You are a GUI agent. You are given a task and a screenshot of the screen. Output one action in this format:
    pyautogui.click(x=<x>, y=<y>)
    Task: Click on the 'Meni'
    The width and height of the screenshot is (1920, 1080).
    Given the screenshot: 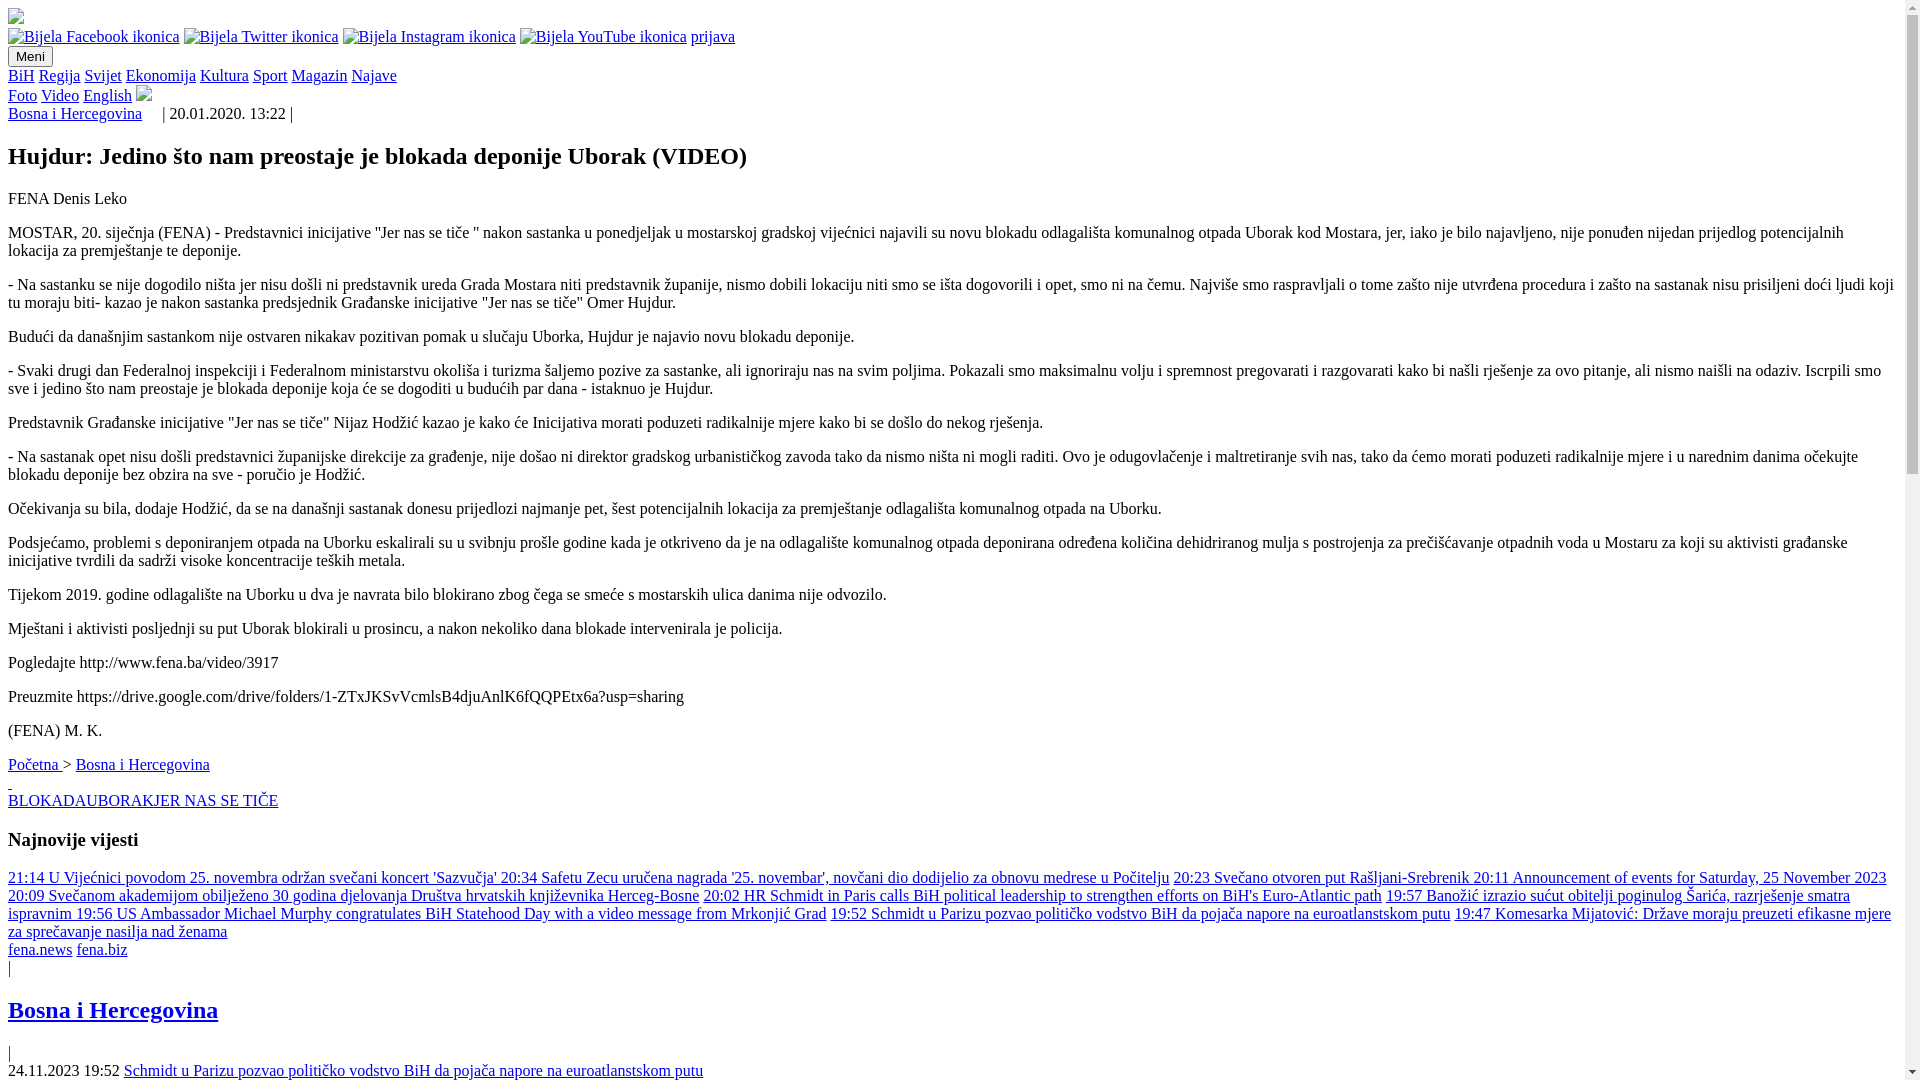 What is the action you would take?
    pyautogui.click(x=30, y=55)
    